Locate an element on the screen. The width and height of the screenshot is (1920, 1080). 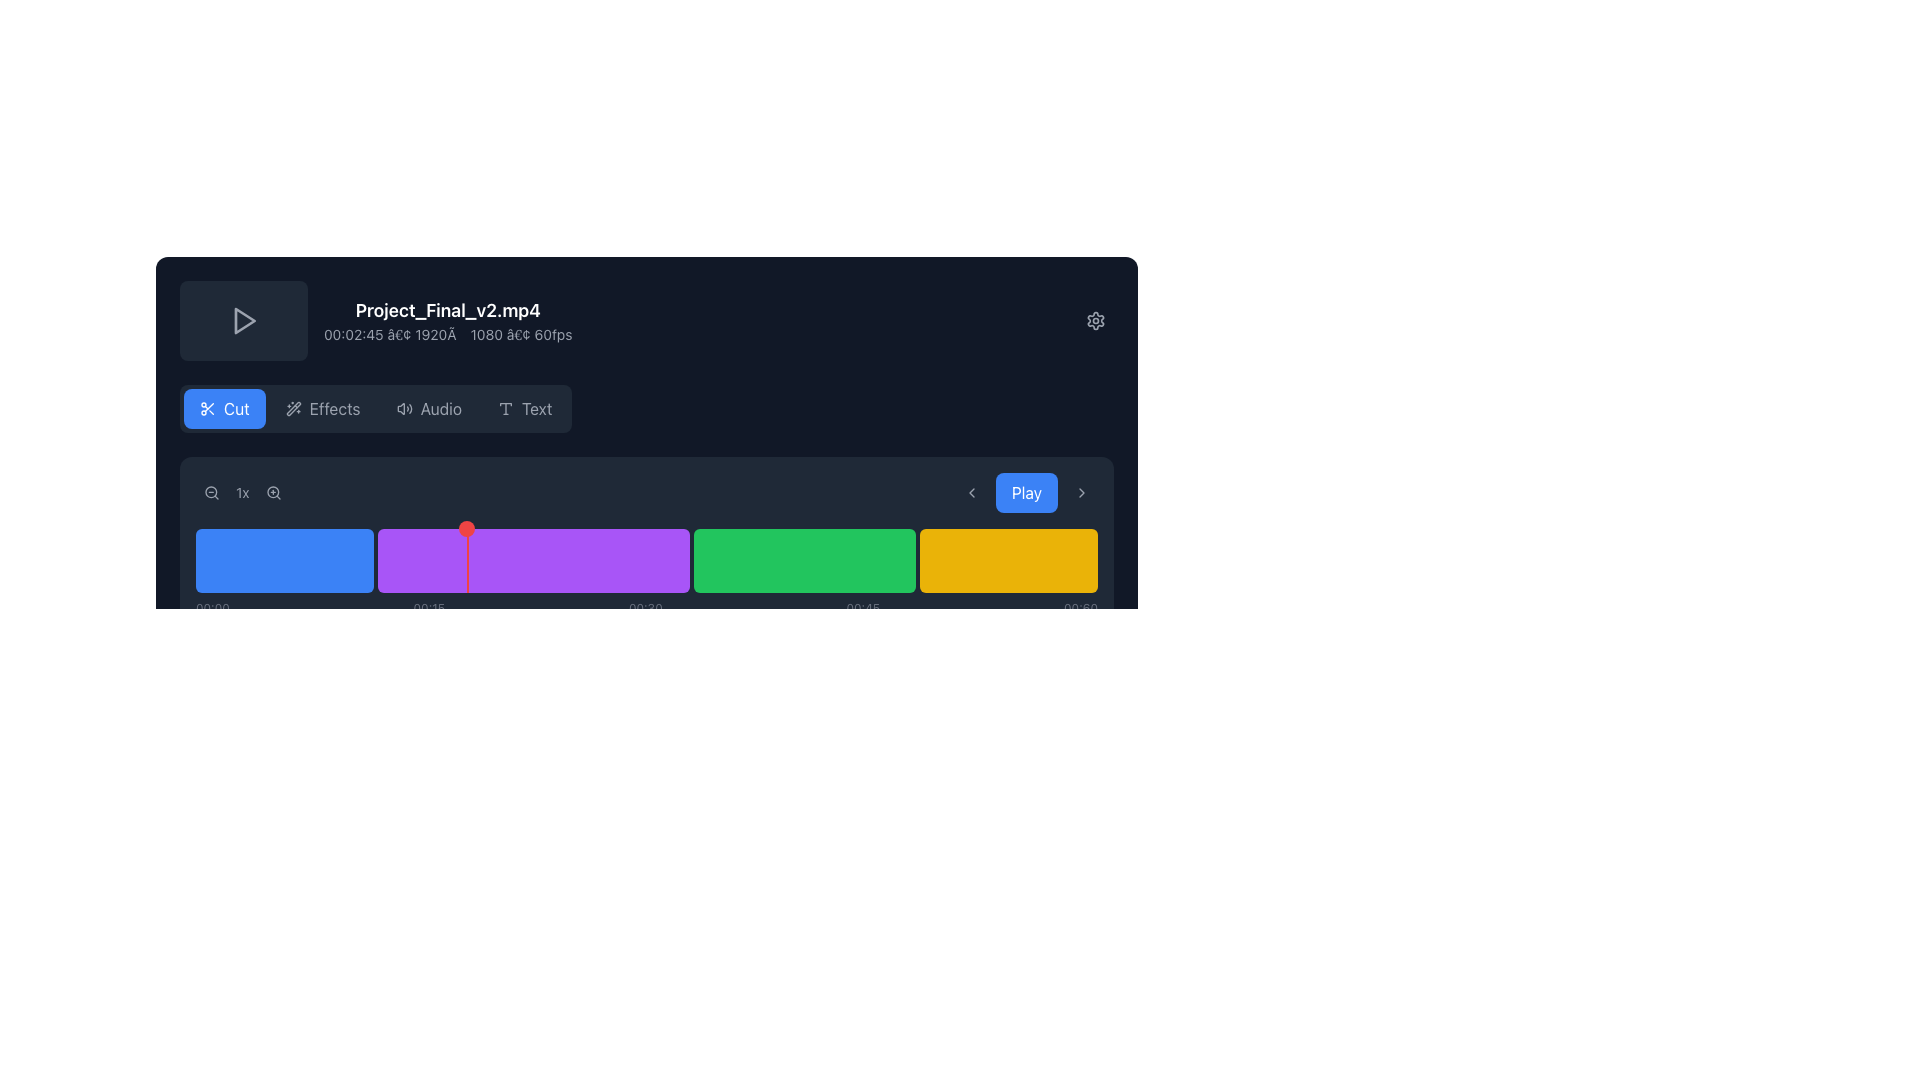
the 'Cut' button icon located near the top-left corner of the application interface, which symbolizes a 'Cut' action for trimming or segmenting content is located at coordinates (207, 407).